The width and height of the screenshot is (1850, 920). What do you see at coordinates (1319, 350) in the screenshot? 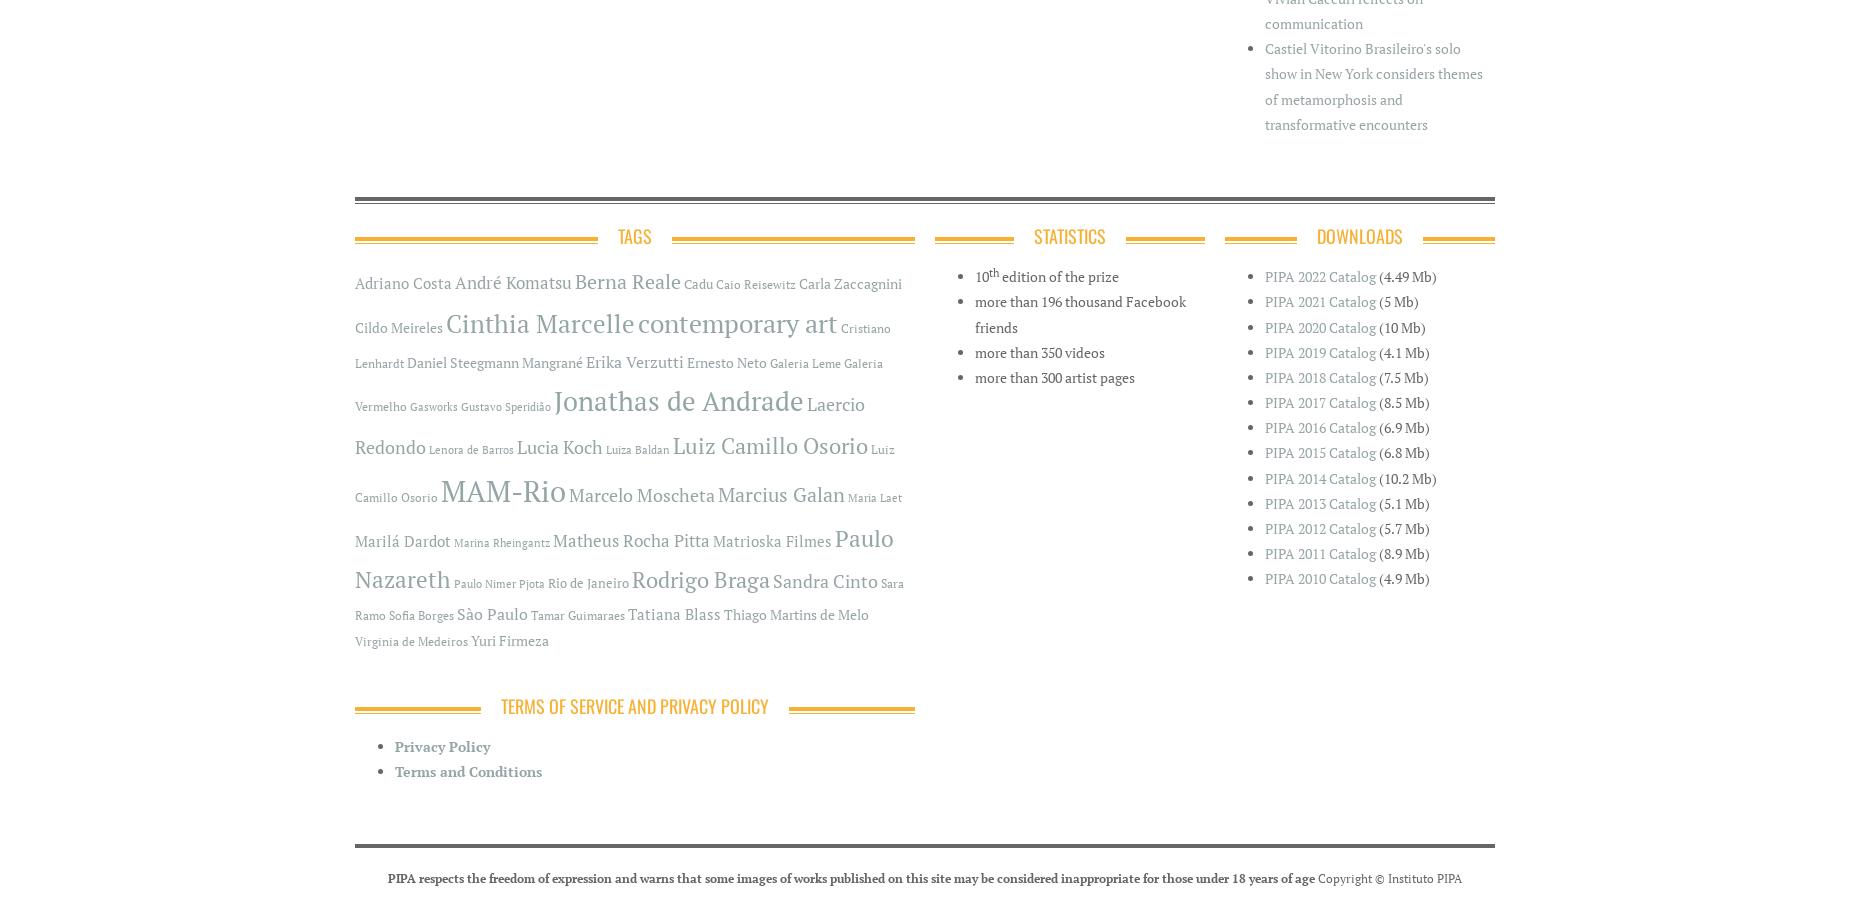
I see `'PIPA 2019 Catalog'` at bounding box center [1319, 350].